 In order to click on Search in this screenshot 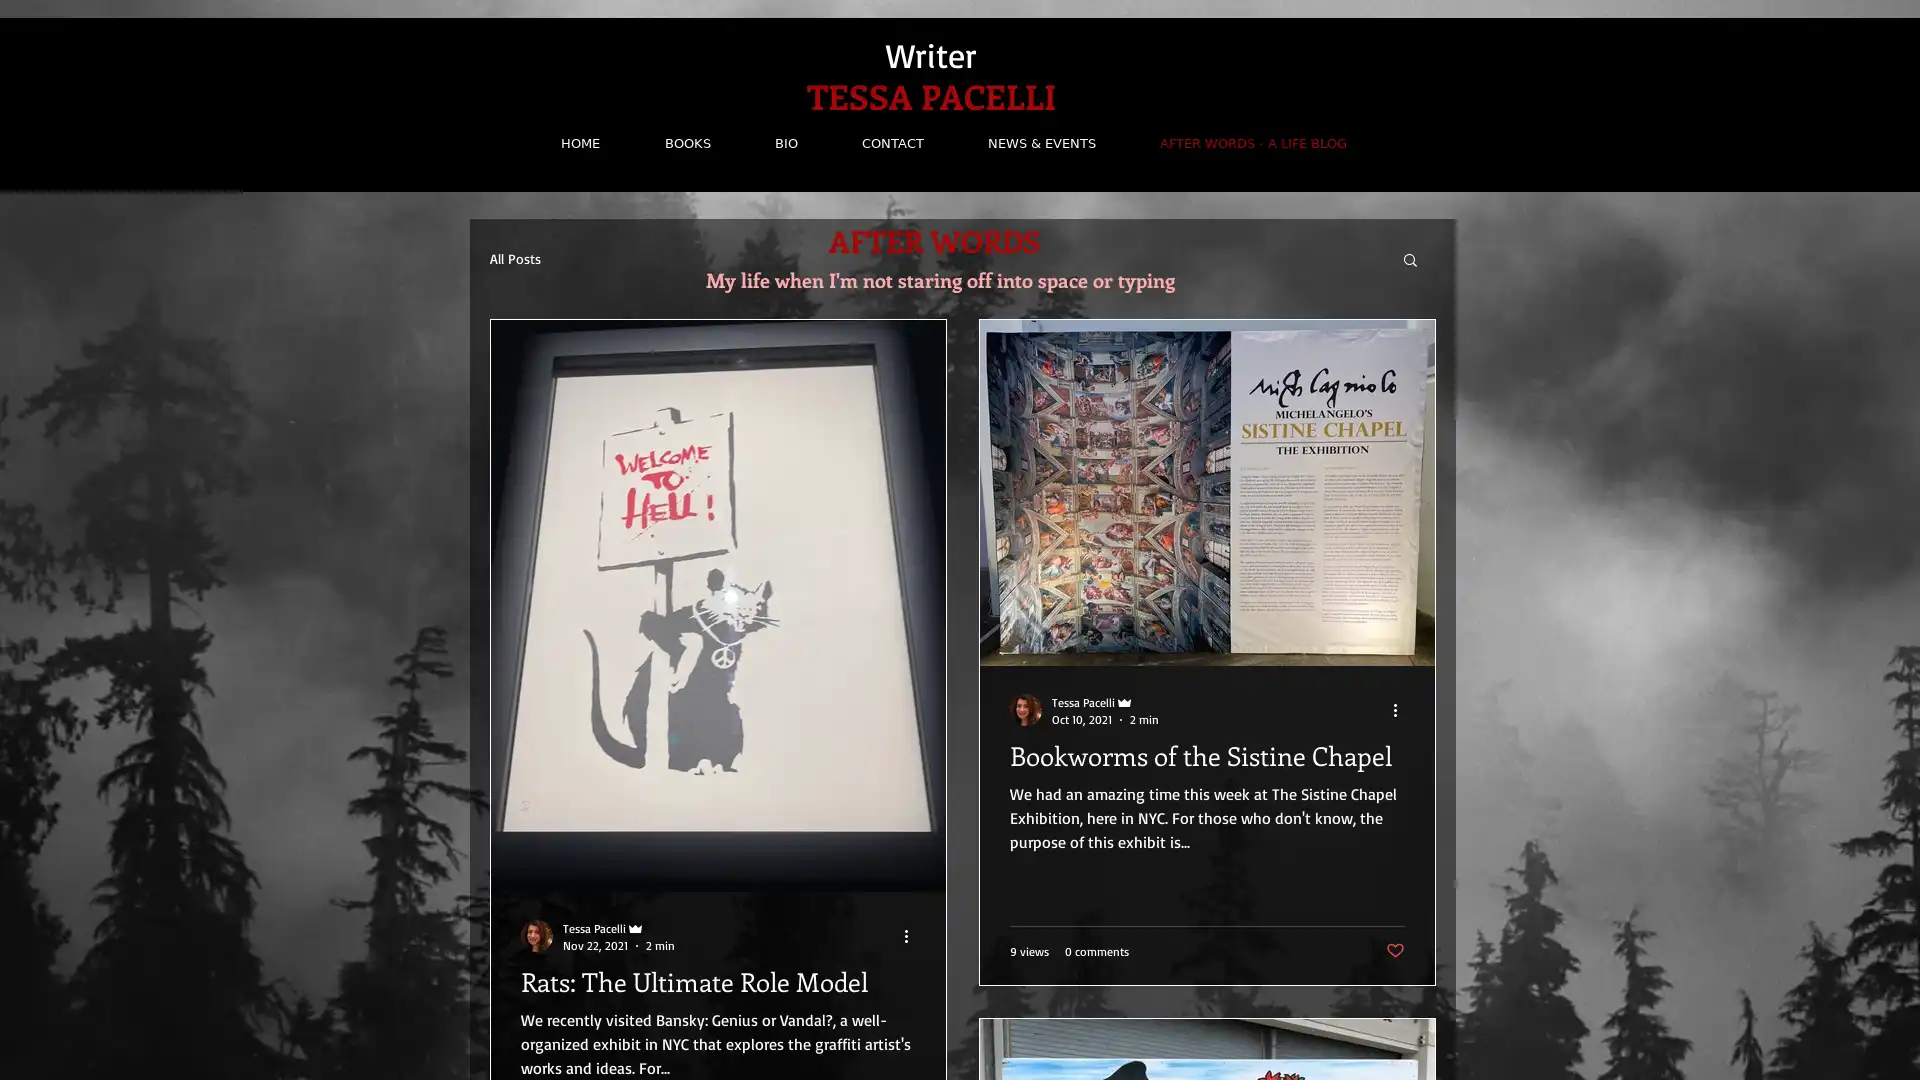, I will do `click(1409, 259)`.